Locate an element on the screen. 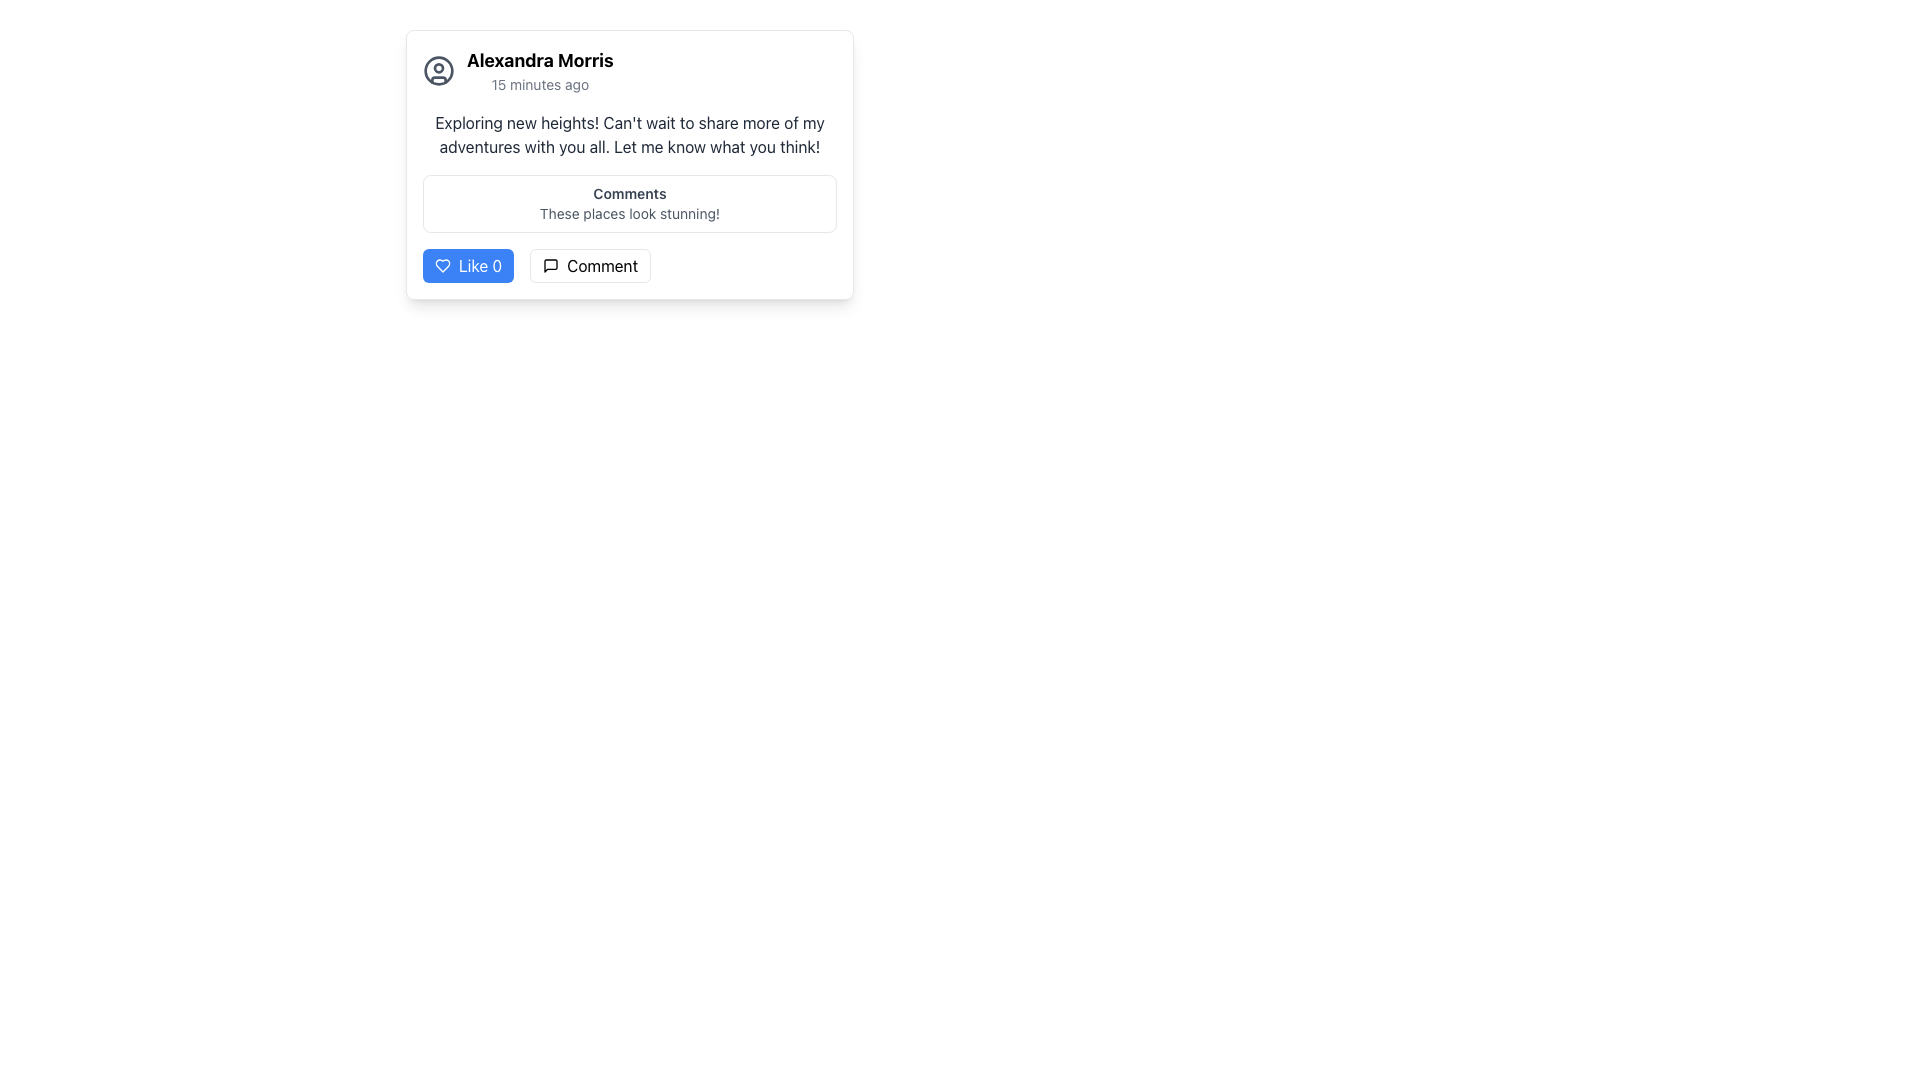 The width and height of the screenshot is (1920, 1080). the 'Like 0' button, which is a rectangular button with a blue background and a white heart icon, to like or unlike is located at coordinates (467, 265).